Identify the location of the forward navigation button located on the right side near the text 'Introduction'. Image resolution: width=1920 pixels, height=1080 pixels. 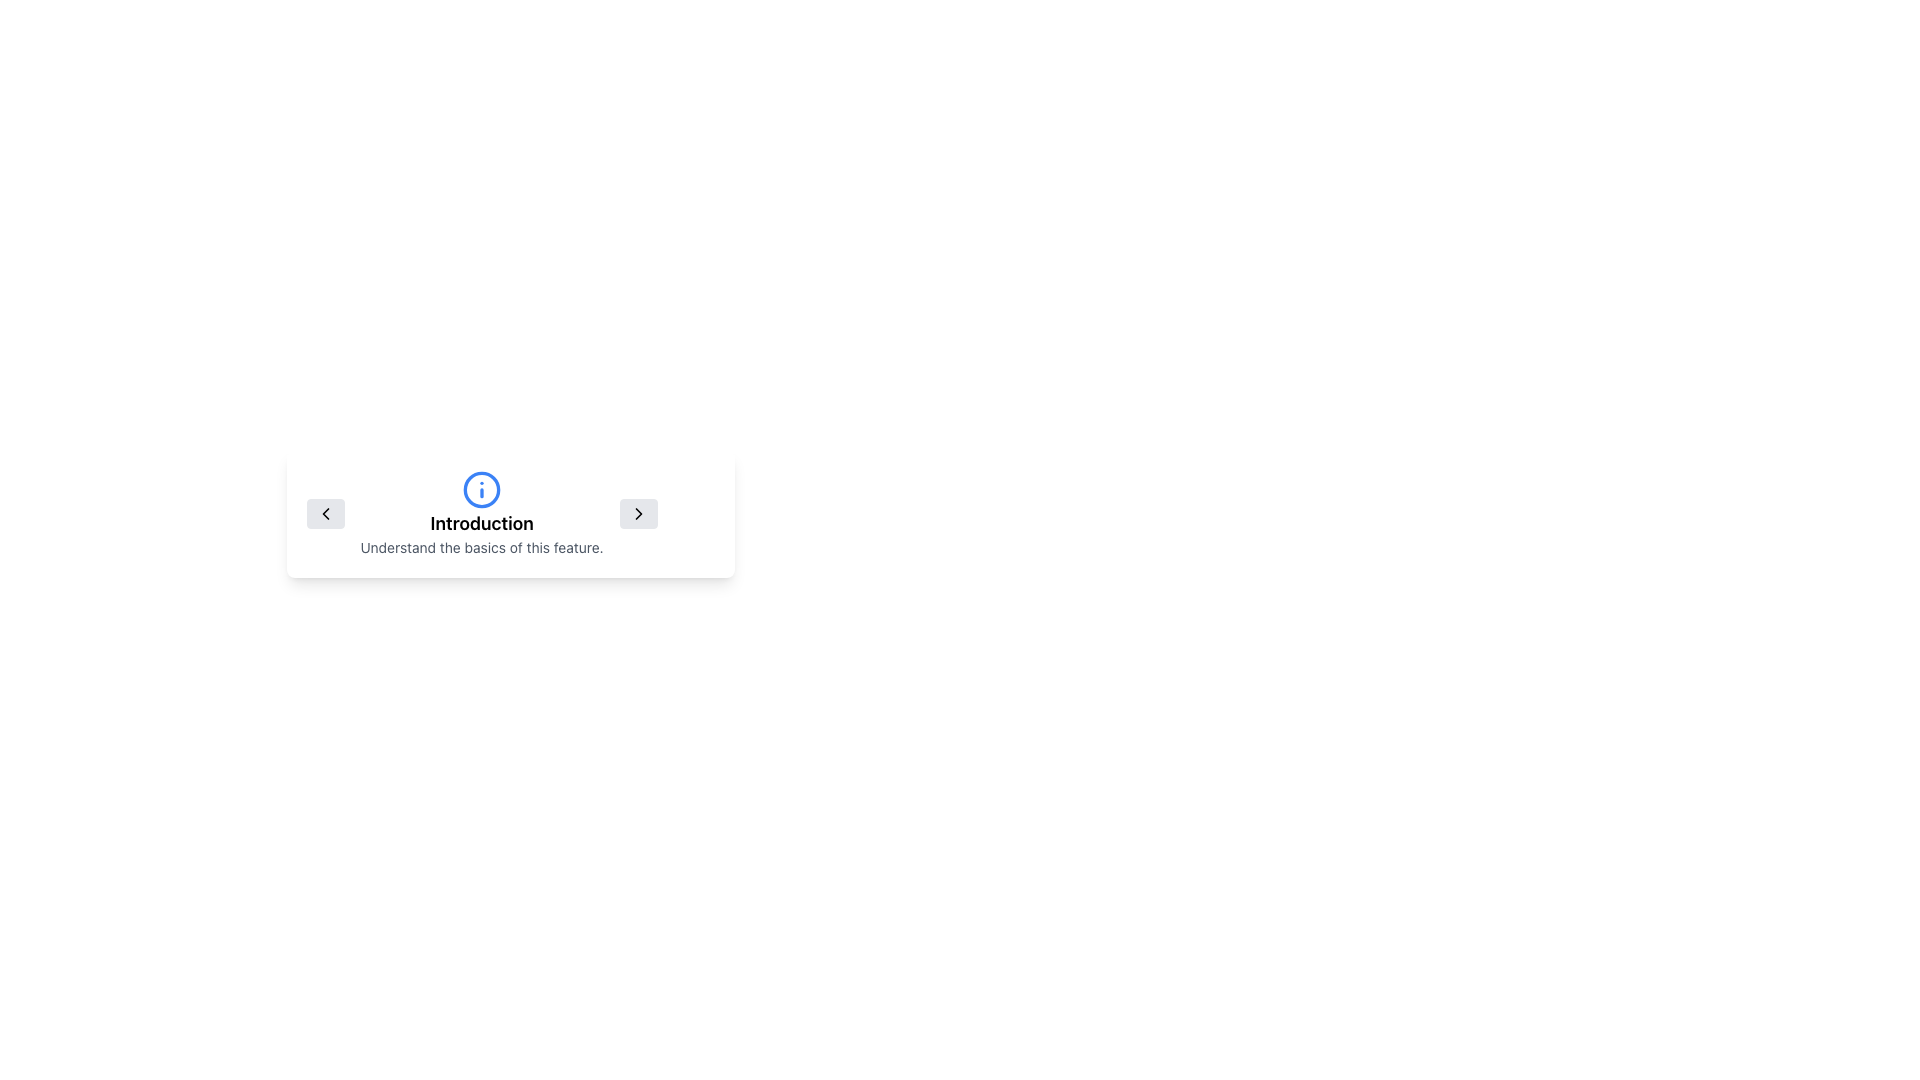
(637, 512).